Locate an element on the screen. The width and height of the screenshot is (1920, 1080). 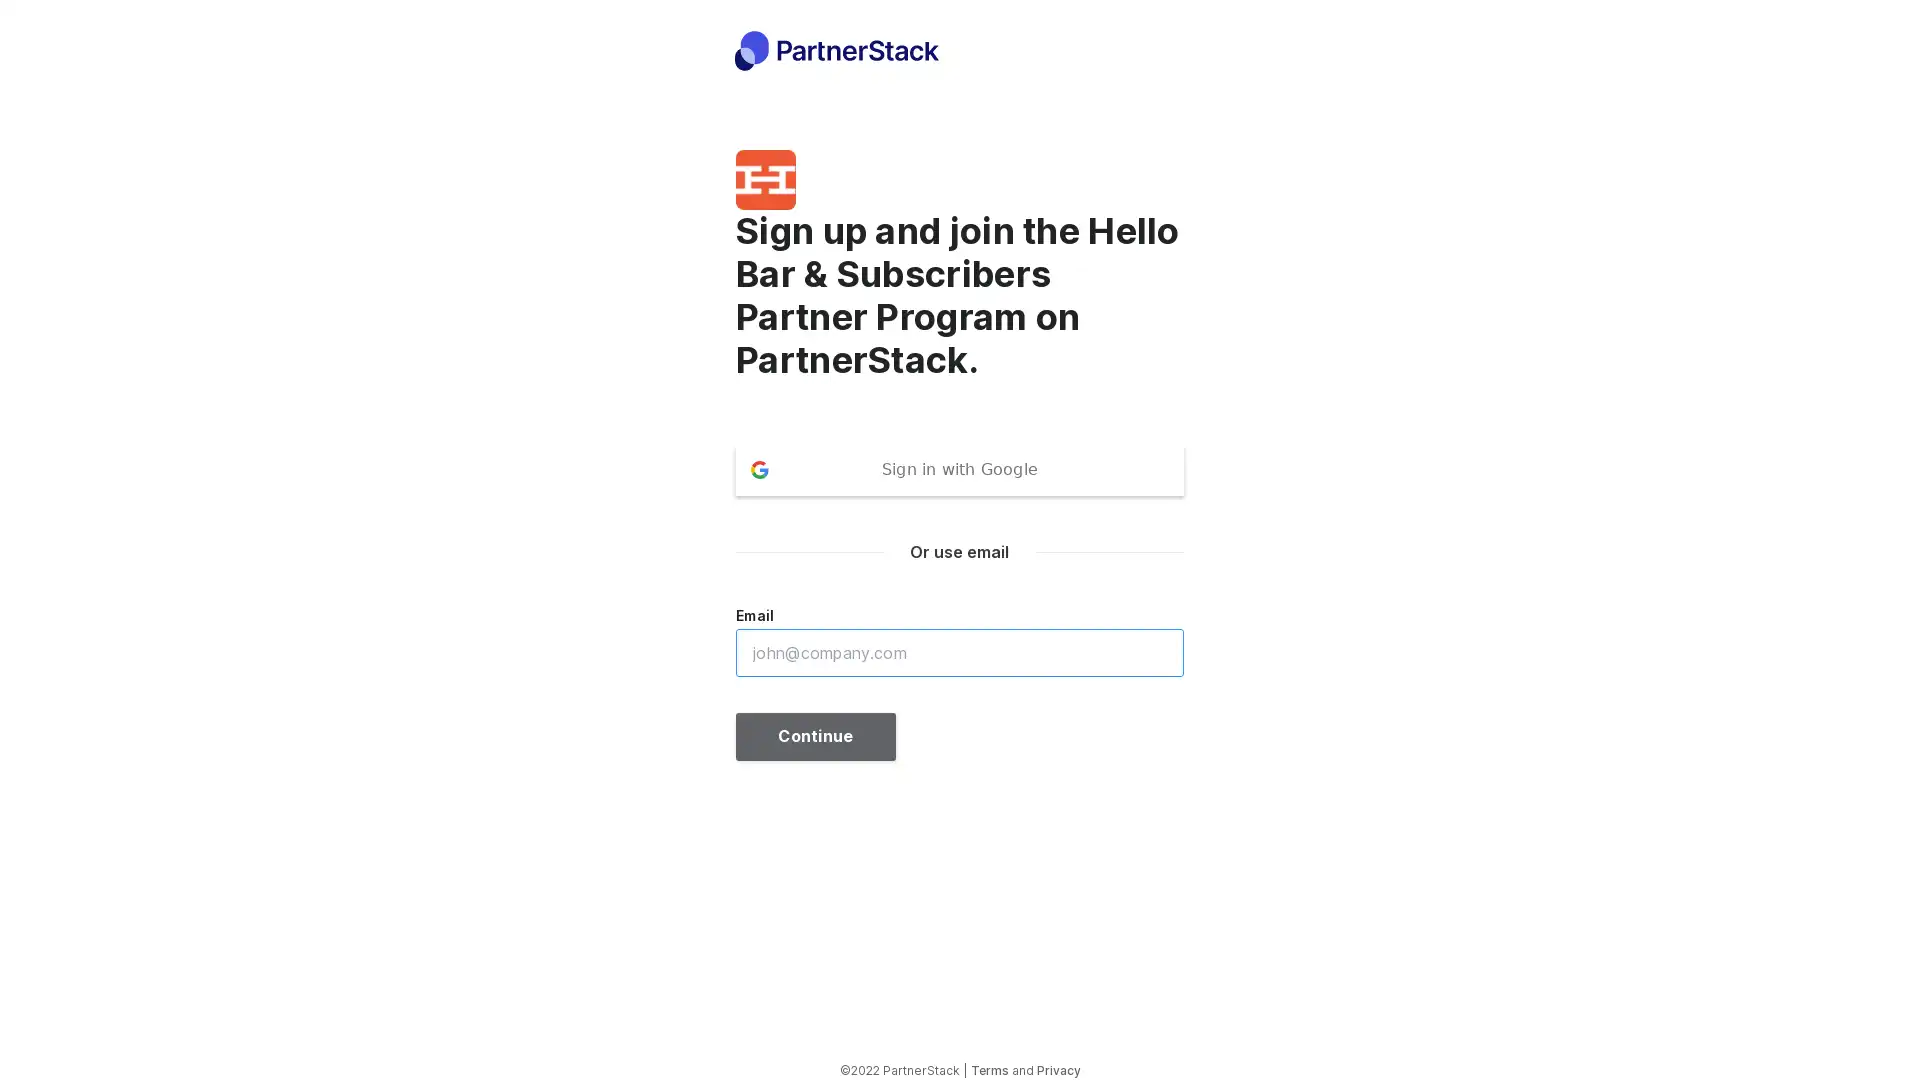
Continue is located at coordinates (816, 736).